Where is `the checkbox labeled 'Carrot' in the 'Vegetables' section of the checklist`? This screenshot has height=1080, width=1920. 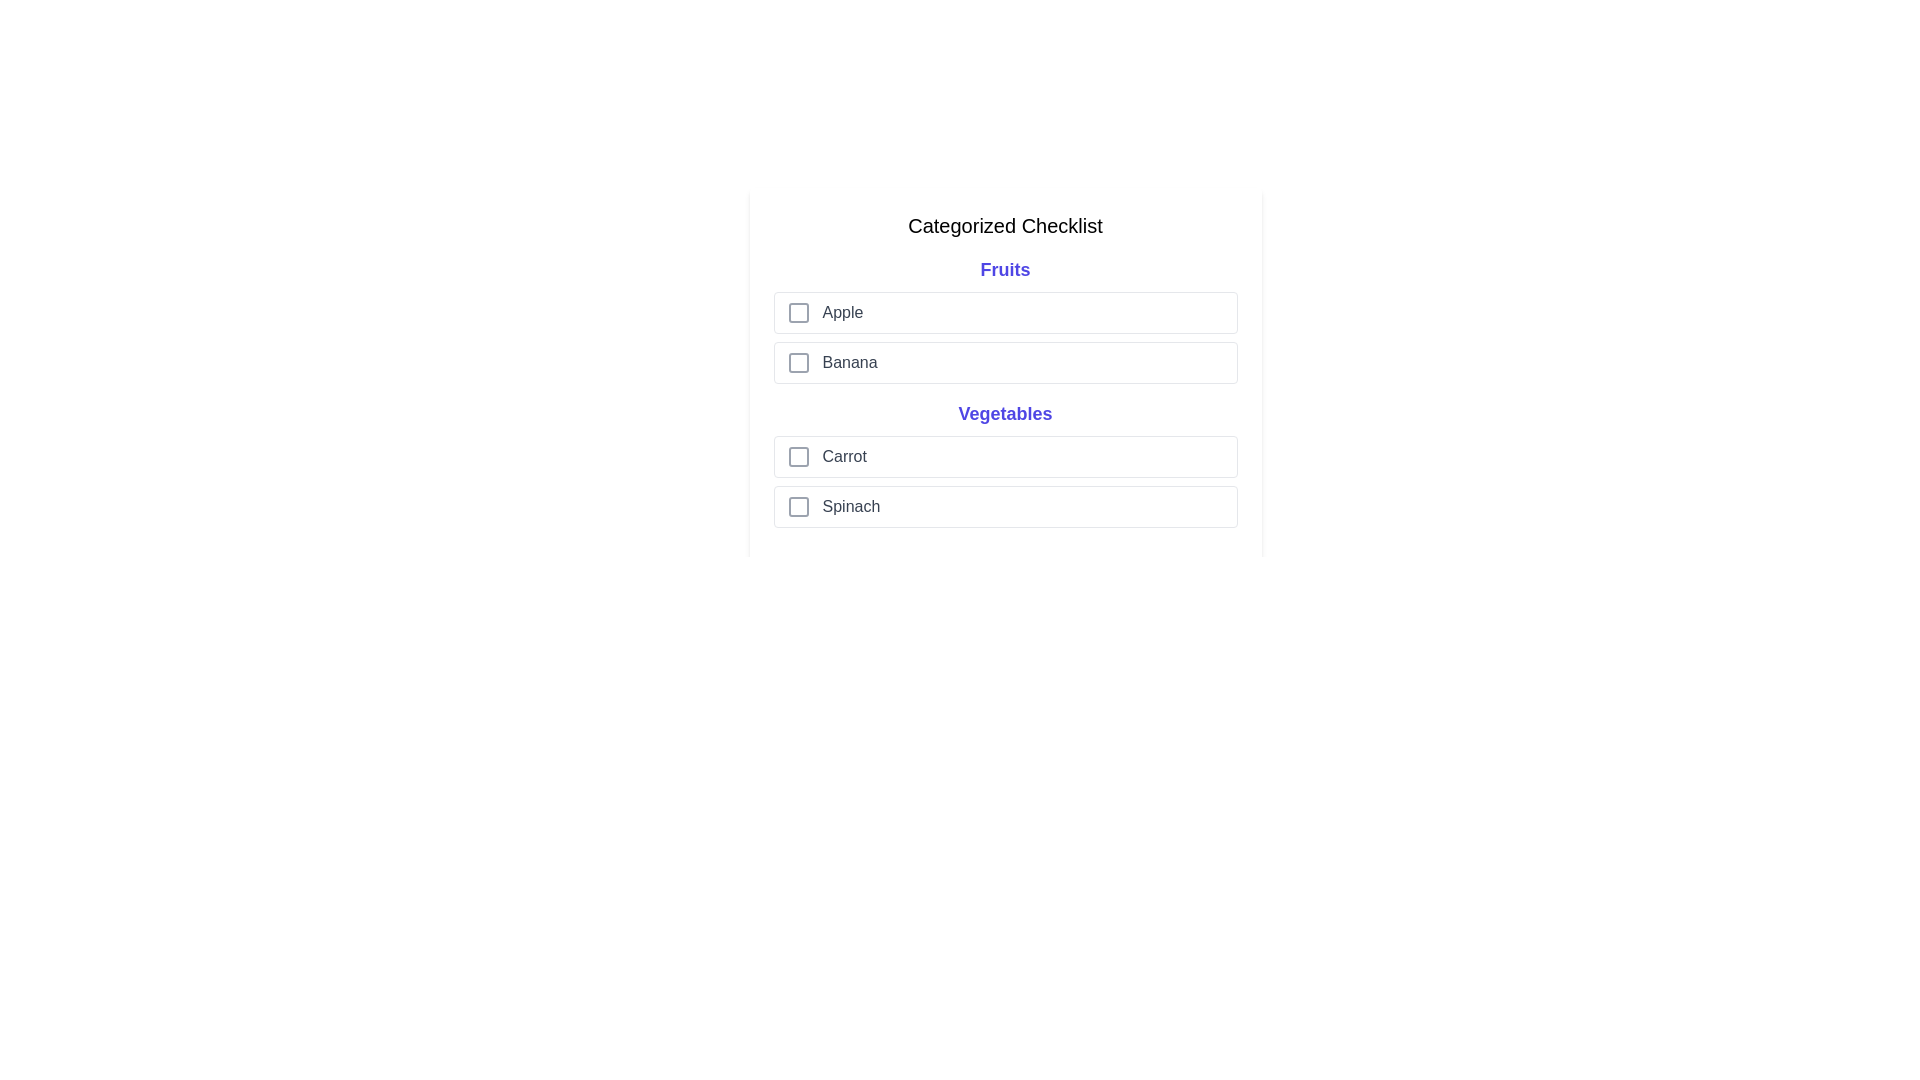 the checkbox labeled 'Carrot' in the 'Vegetables' section of the checklist is located at coordinates (1005, 456).